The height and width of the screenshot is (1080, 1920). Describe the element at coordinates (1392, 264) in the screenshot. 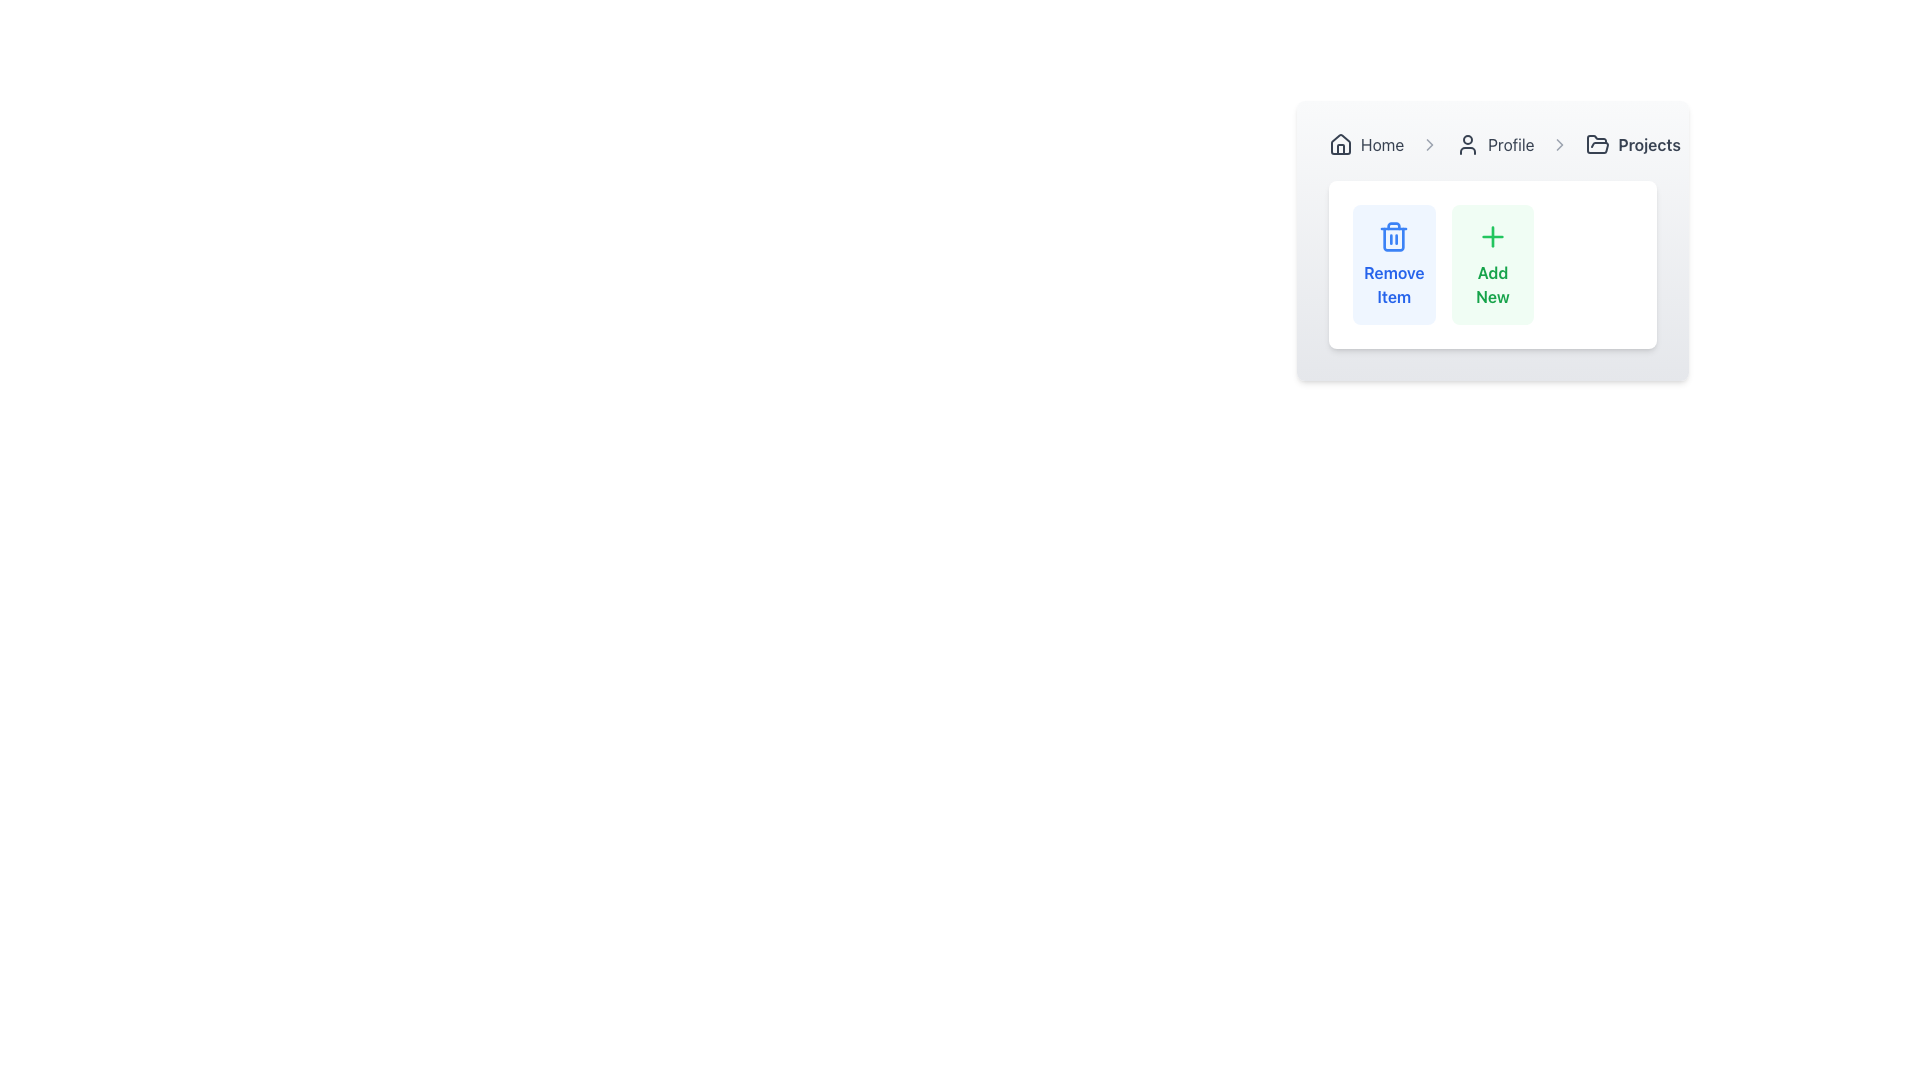

I see `the remove button located in the leftmost column of the grid layout, which is positioned in the top-right corner of the interface` at that location.